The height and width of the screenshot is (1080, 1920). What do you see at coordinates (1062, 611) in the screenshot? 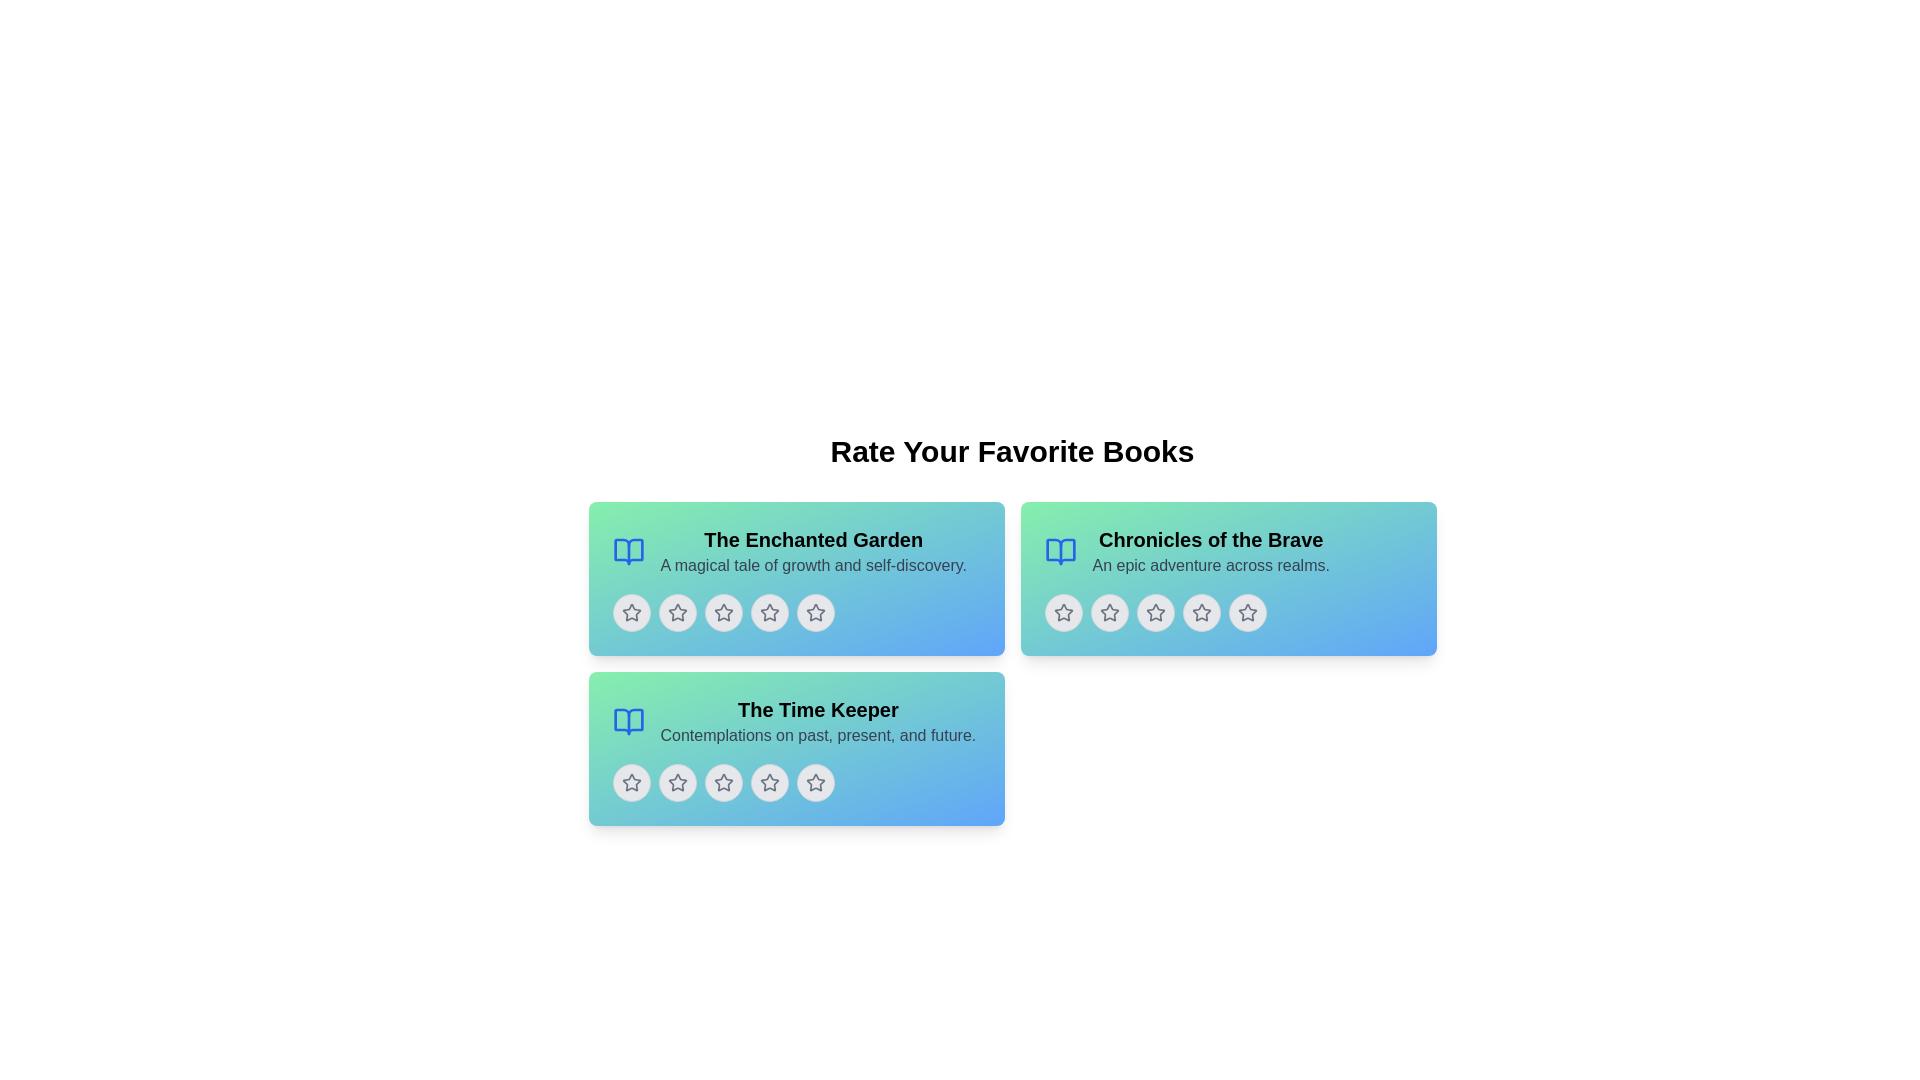
I see `the third star icon in the rating row of the 'Chronicles of the Brave' card` at bounding box center [1062, 611].